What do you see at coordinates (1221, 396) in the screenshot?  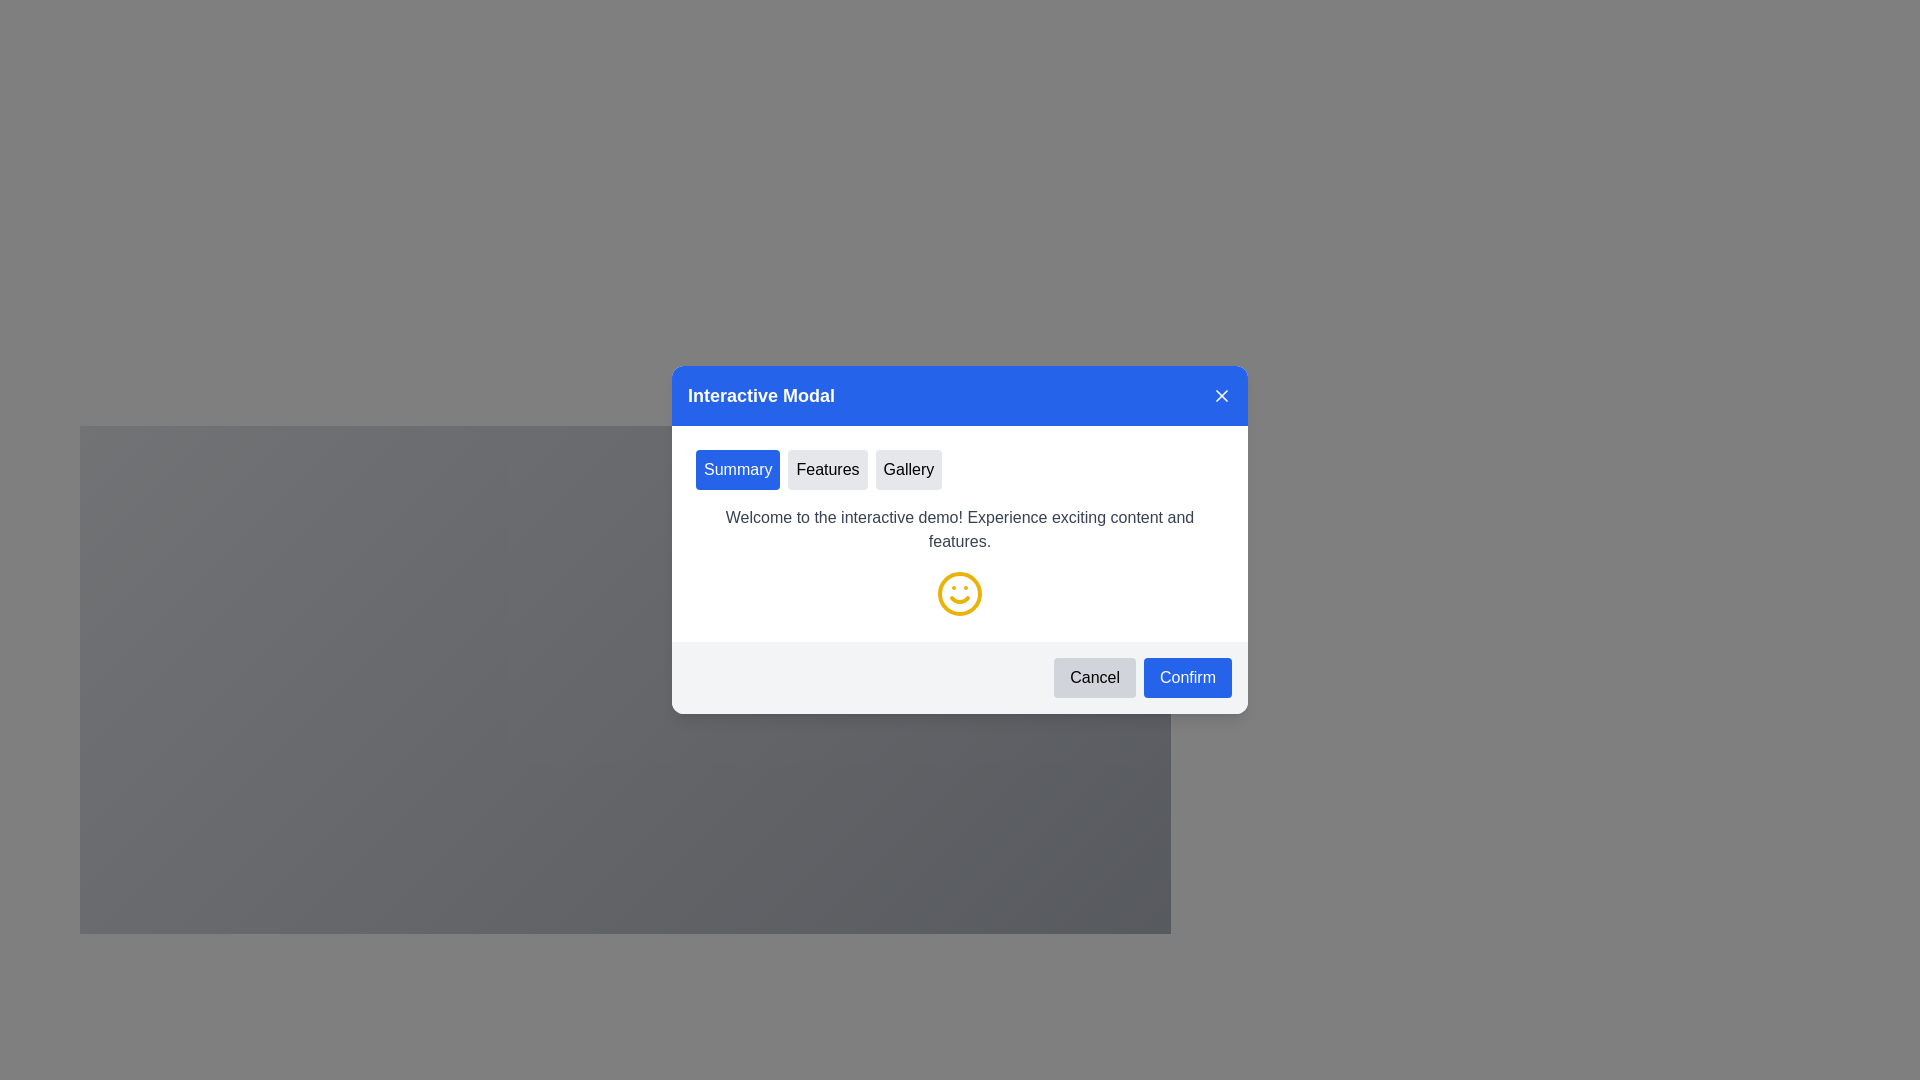 I see `the Close button located at the top-right corner of the modal` at bounding box center [1221, 396].